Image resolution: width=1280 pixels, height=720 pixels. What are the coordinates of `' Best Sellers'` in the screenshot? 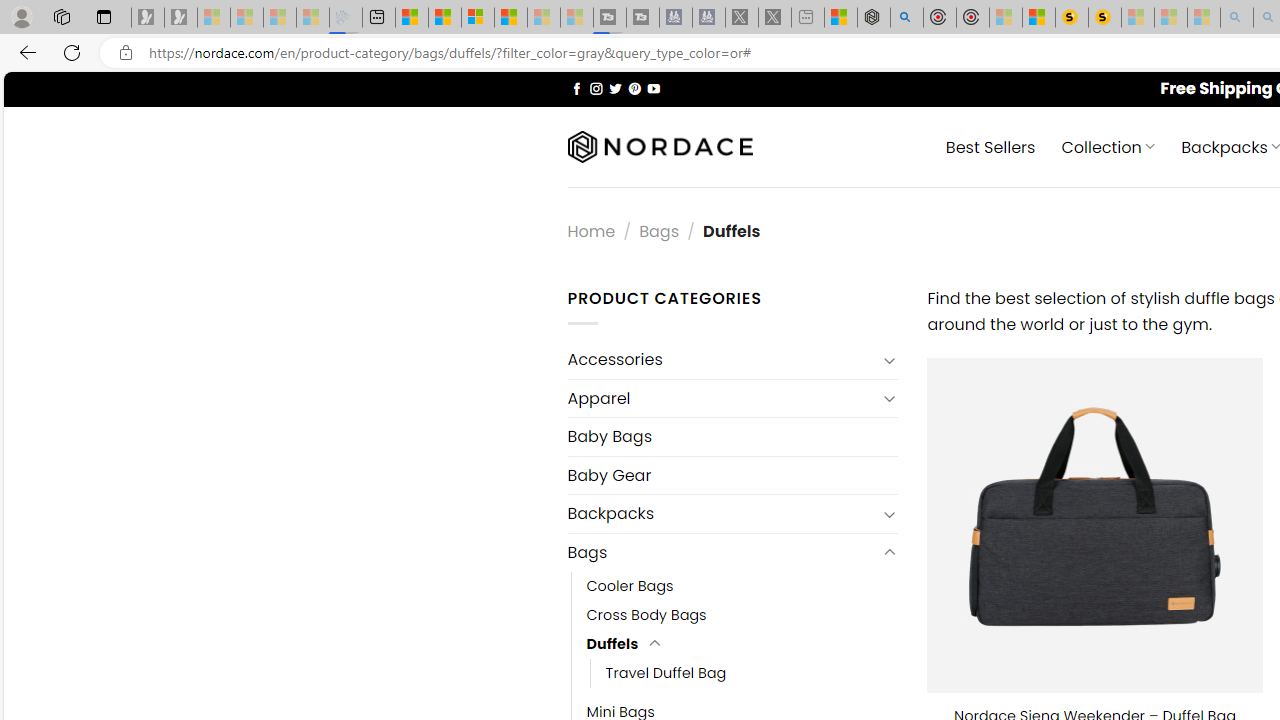 It's located at (990, 145).